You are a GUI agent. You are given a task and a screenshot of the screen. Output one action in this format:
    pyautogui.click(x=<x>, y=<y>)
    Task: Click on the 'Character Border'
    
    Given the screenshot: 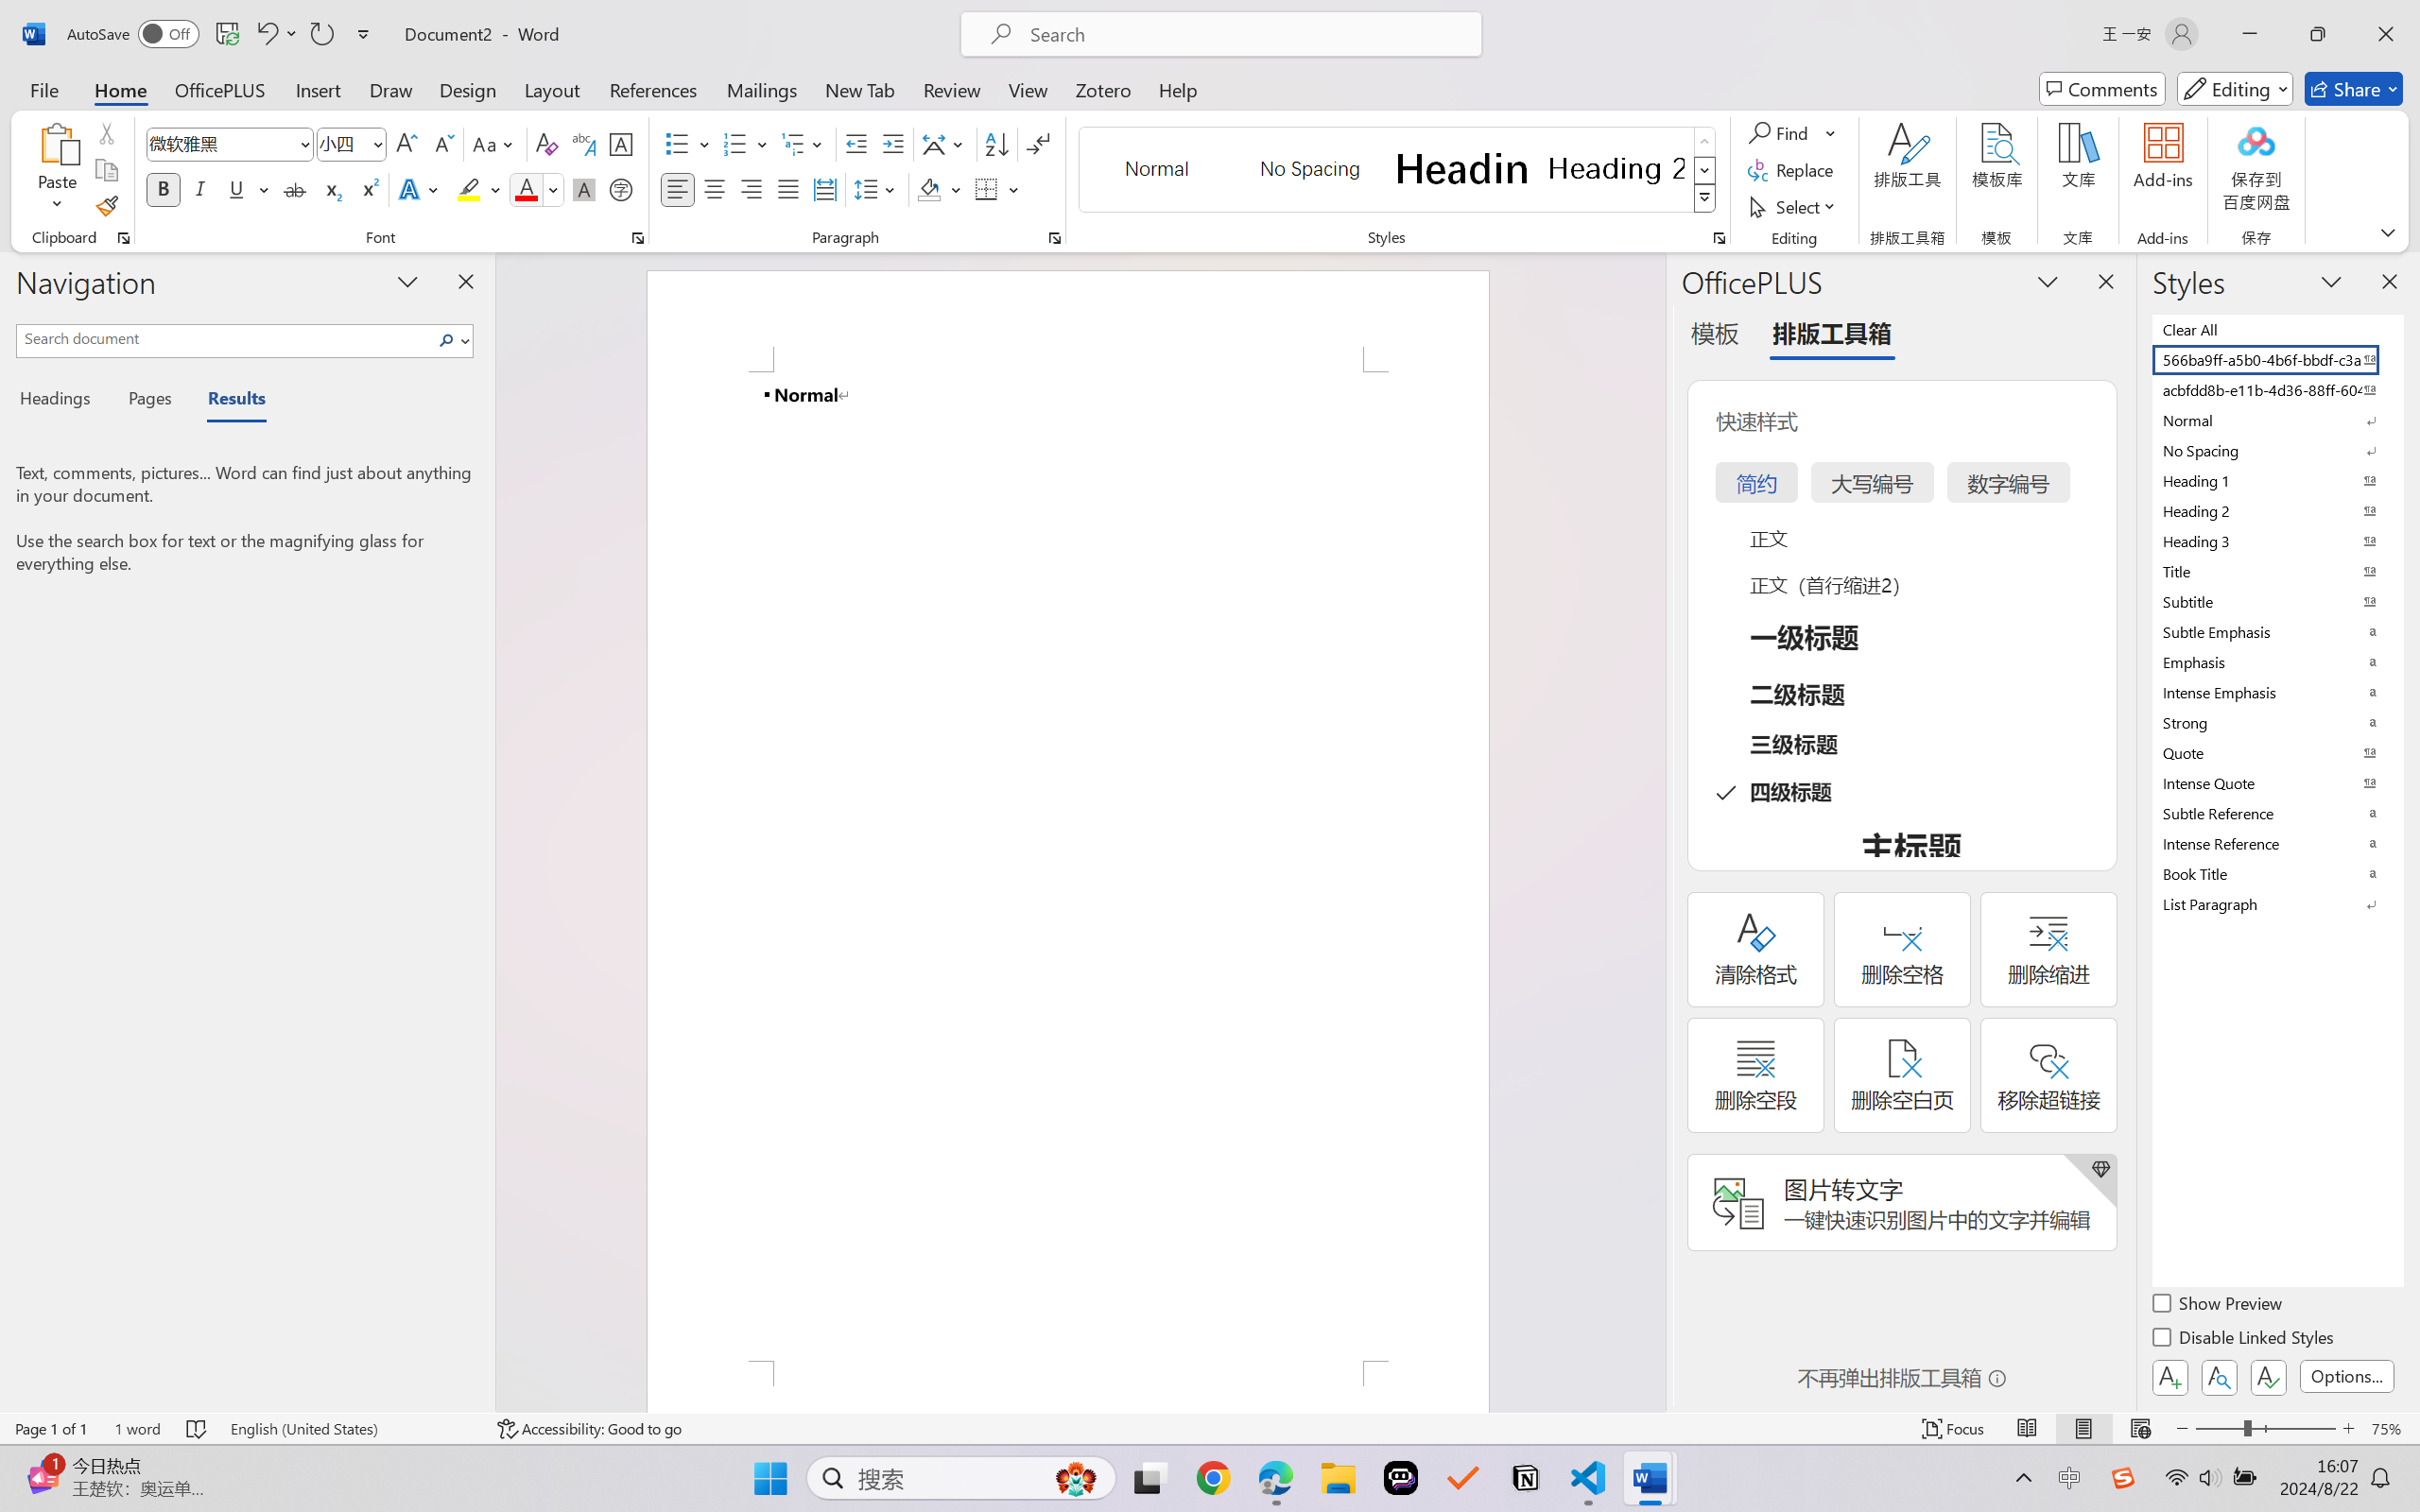 What is the action you would take?
    pyautogui.click(x=621, y=144)
    